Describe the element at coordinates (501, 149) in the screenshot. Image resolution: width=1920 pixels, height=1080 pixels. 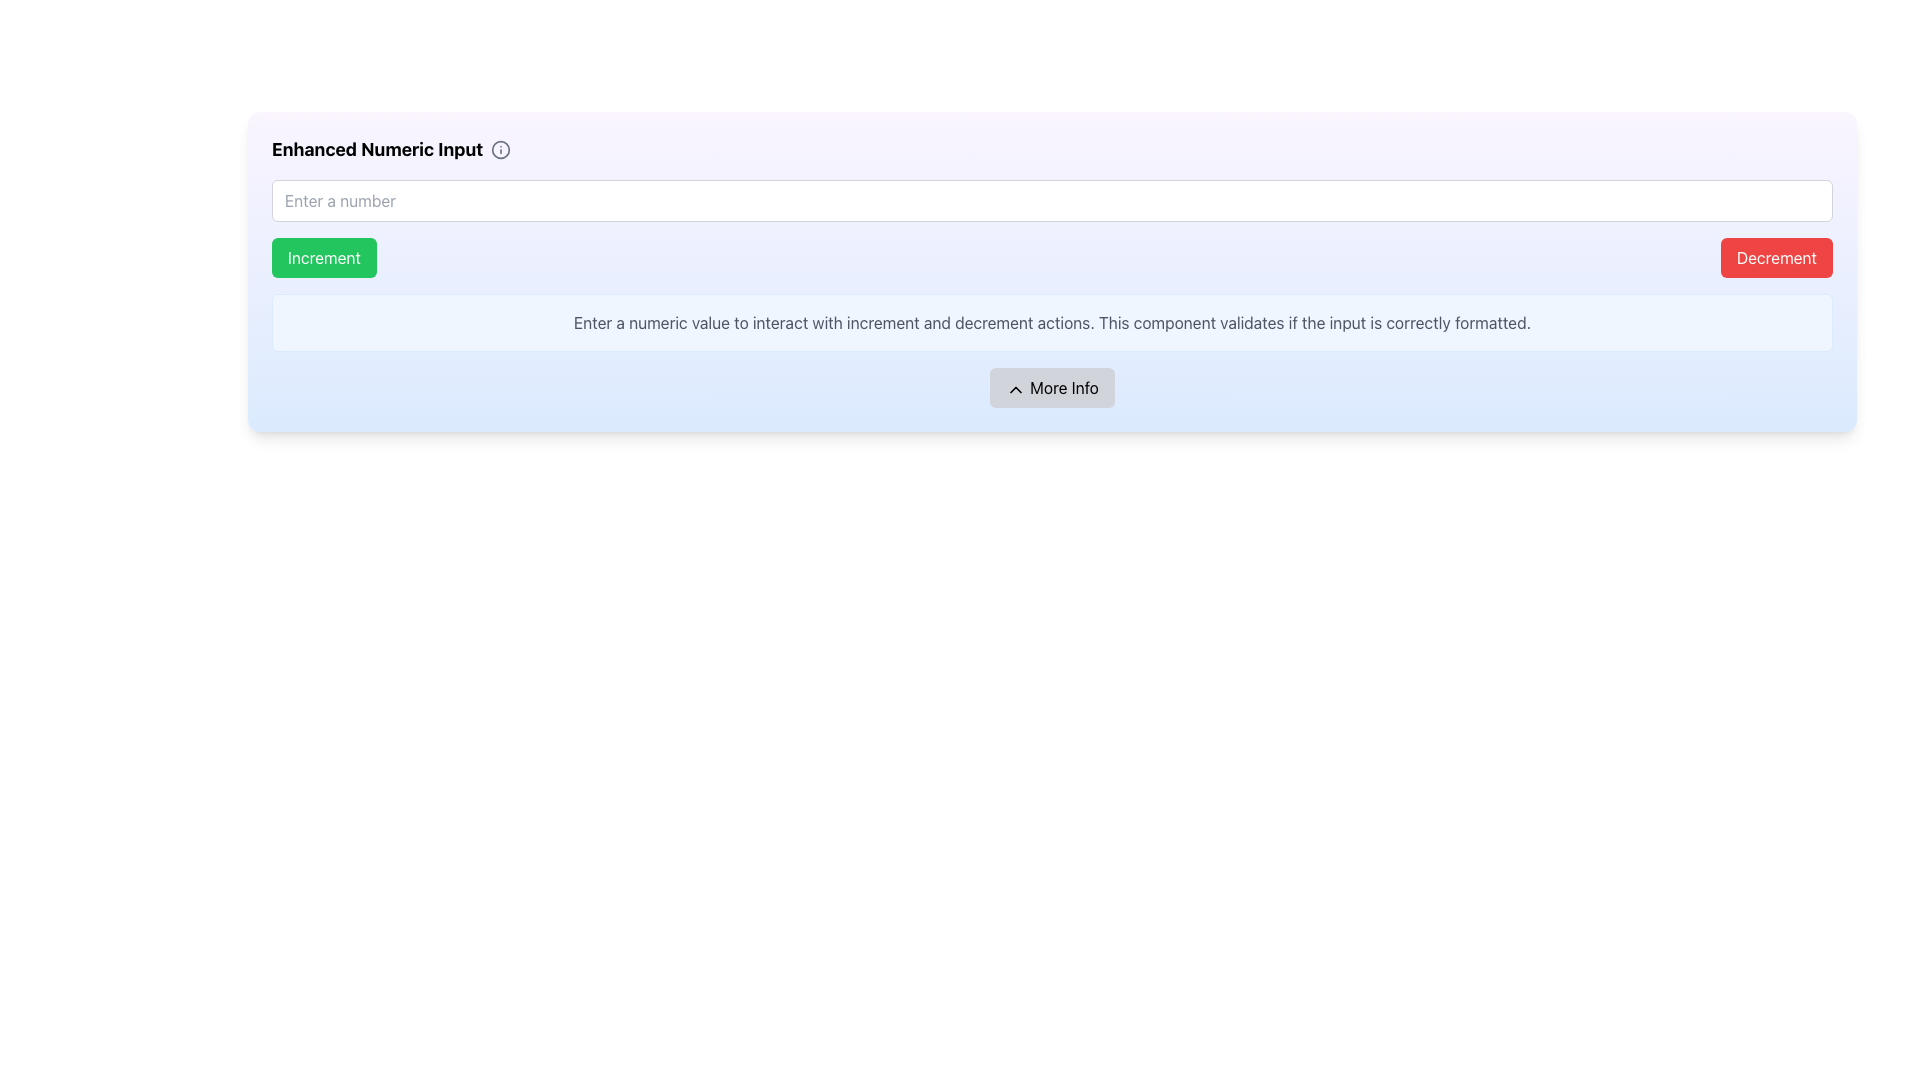
I see `the information icon that provides tips about the 'Enhanced Numeric Input' feature, which is located to the right of the associated text` at that location.